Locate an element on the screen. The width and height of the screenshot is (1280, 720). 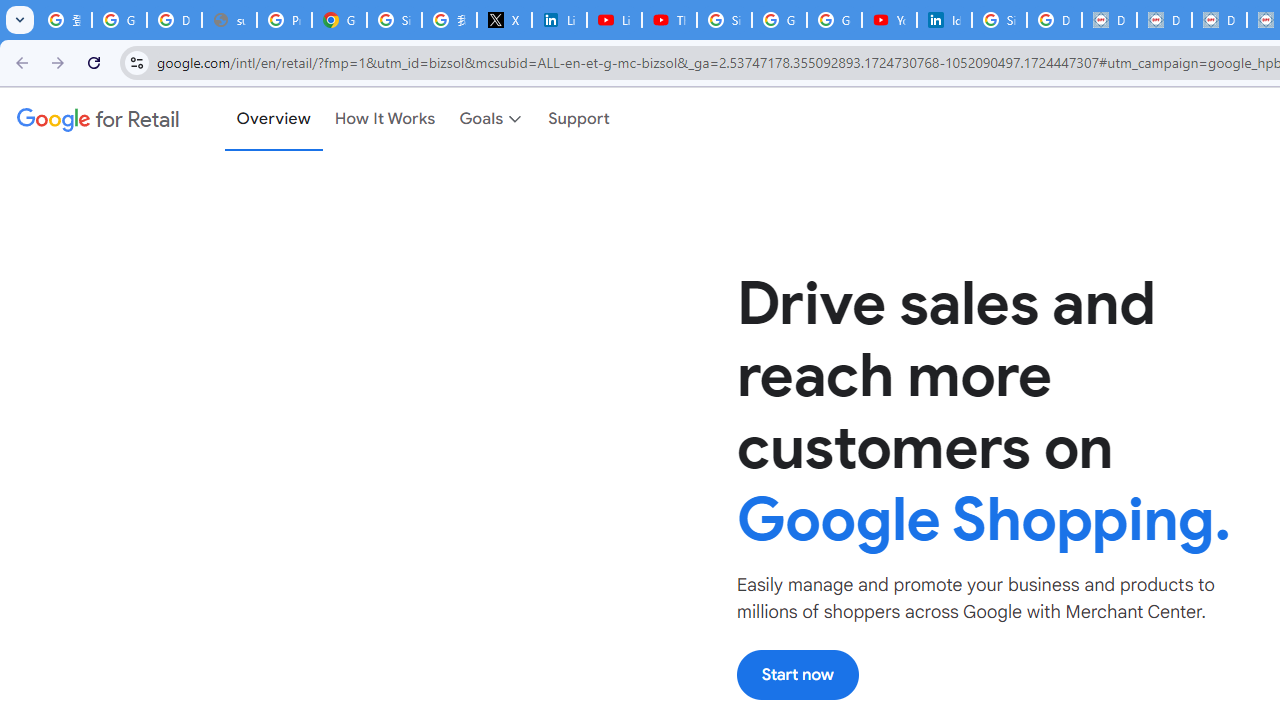
'X' is located at coordinates (504, 20).